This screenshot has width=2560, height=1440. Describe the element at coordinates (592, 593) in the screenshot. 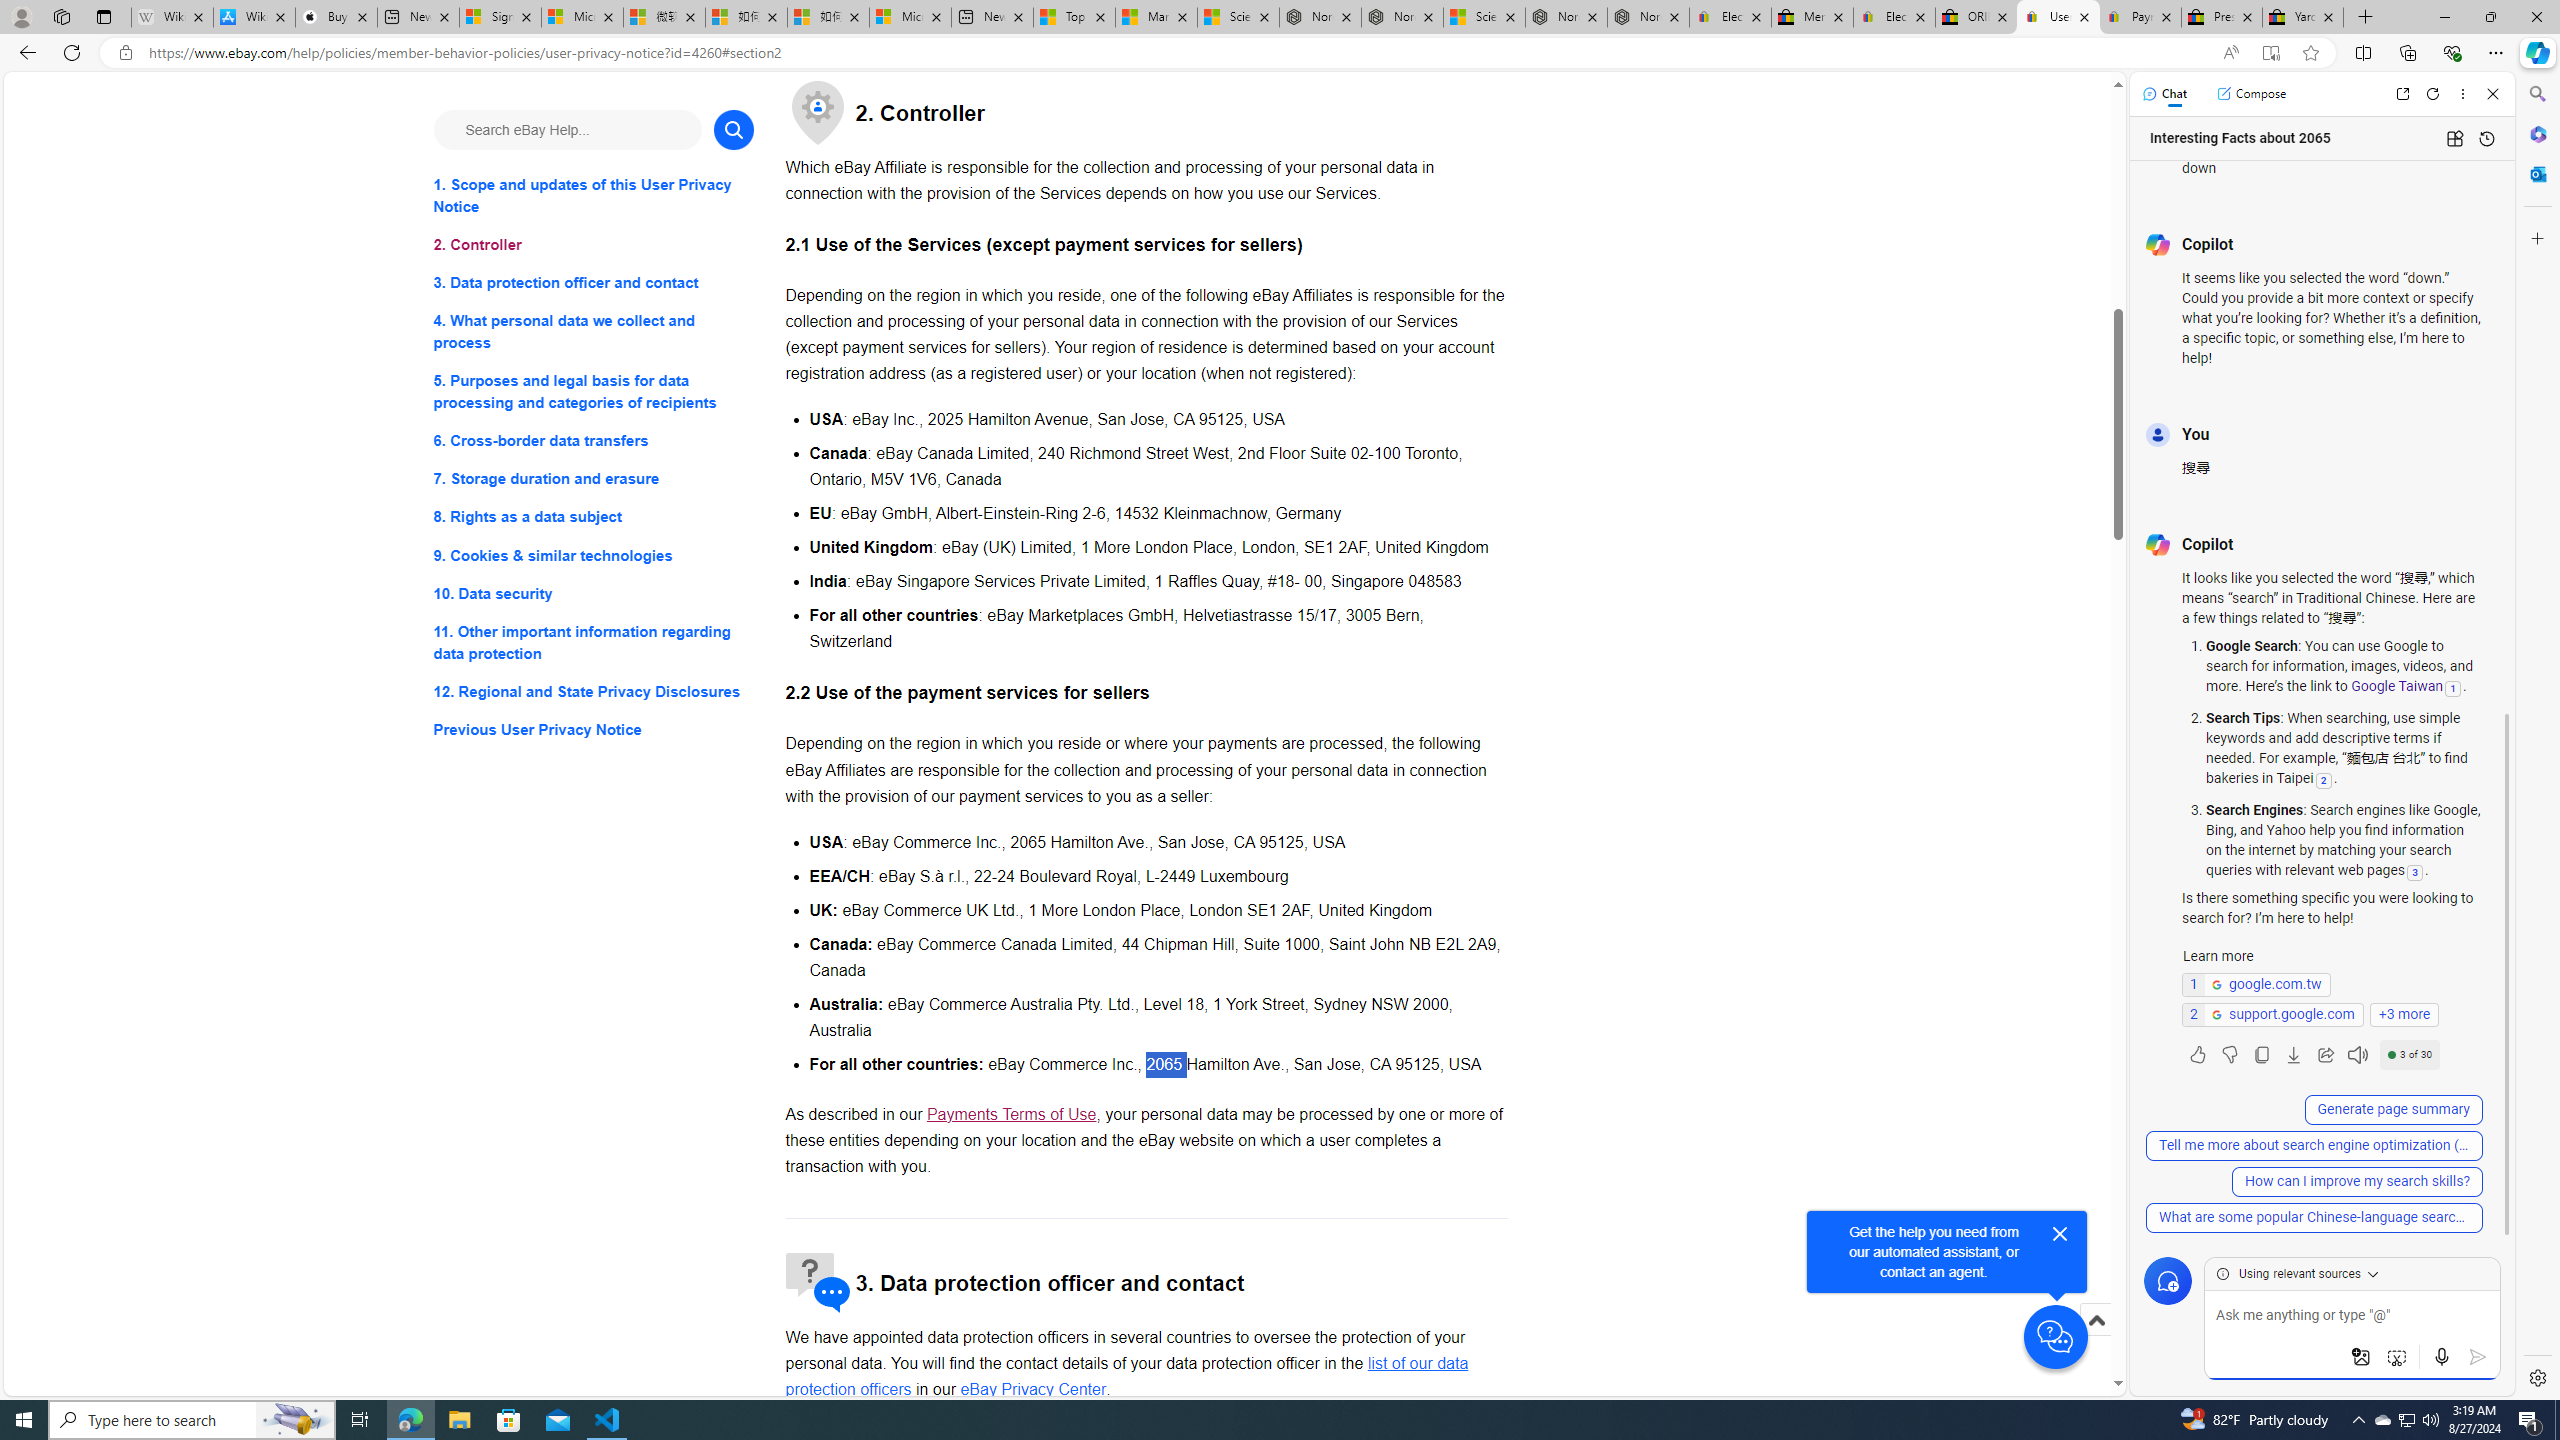

I see `'10. Data security'` at that location.